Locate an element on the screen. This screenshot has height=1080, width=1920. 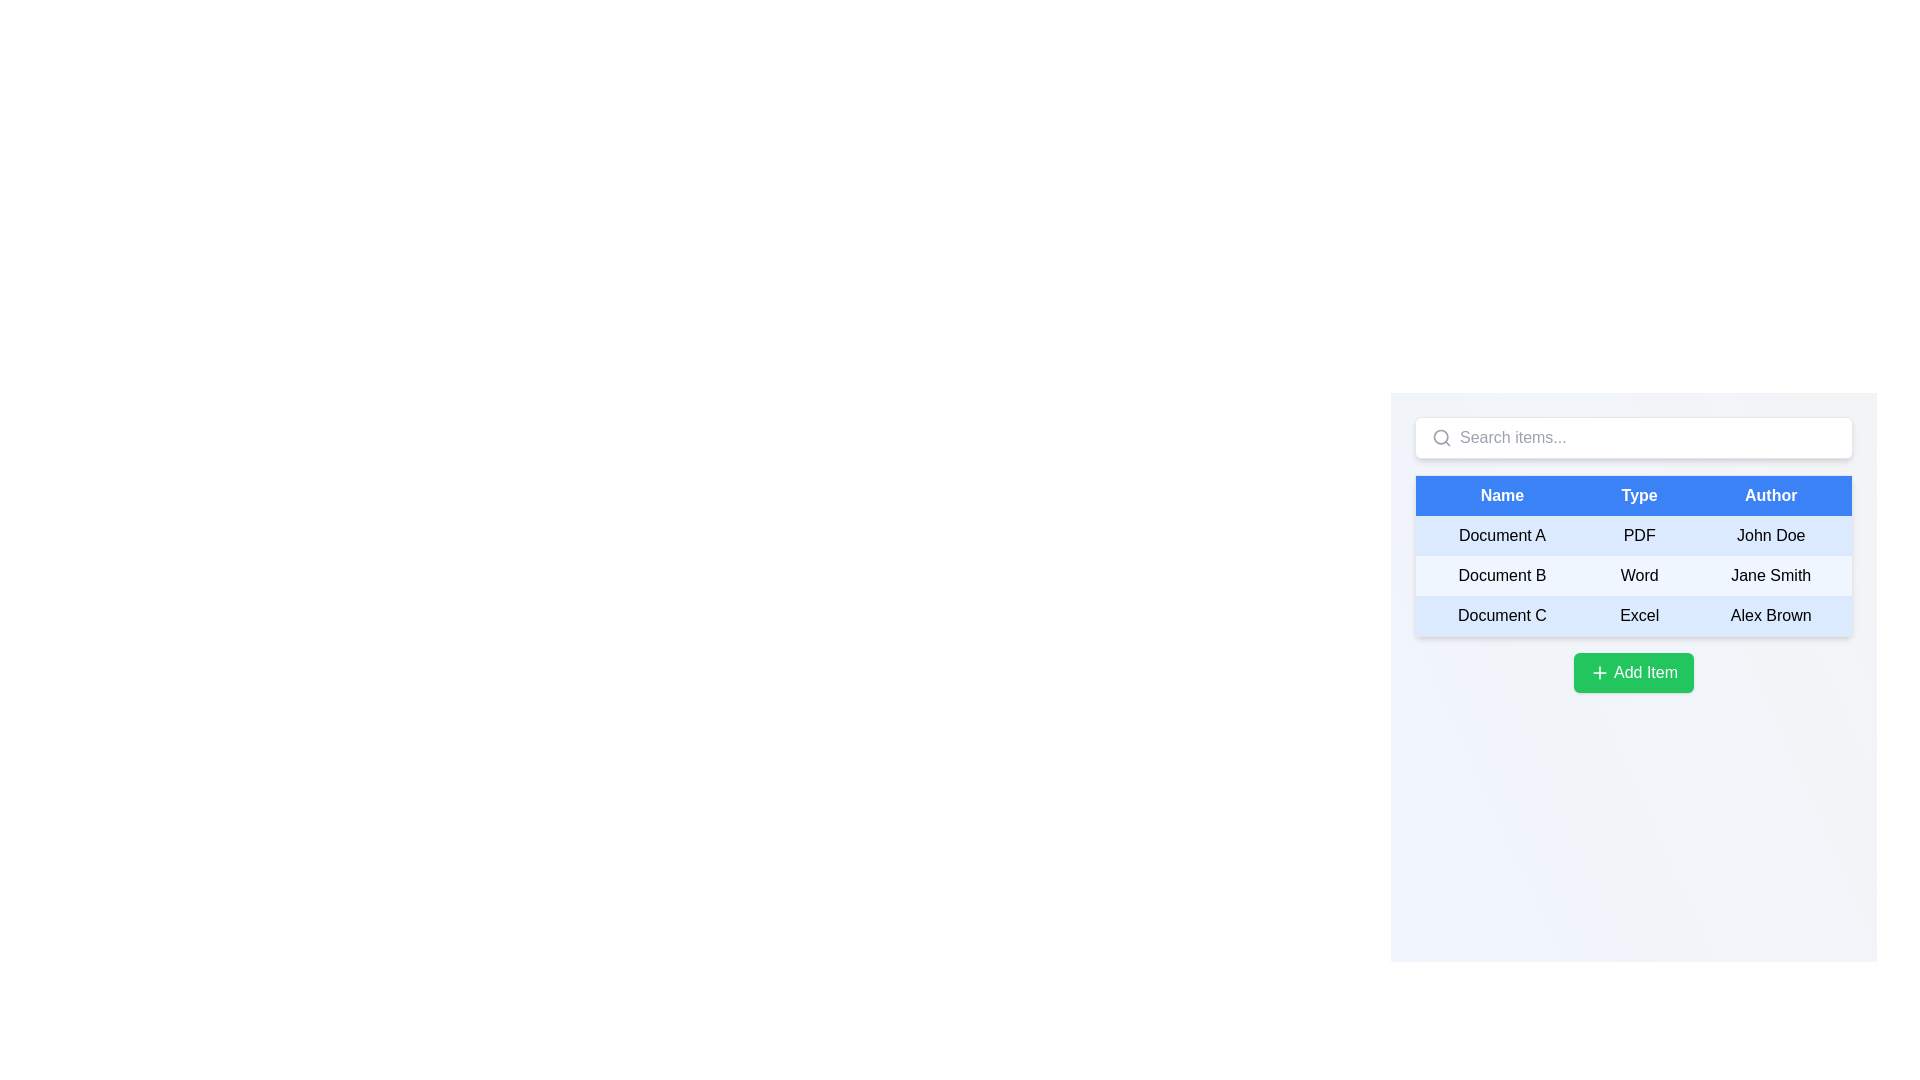
the green plus sign icon located on the left side of the 'Add Item' button, which serves as a visual cue for the button's functionality is located at coordinates (1597, 672).